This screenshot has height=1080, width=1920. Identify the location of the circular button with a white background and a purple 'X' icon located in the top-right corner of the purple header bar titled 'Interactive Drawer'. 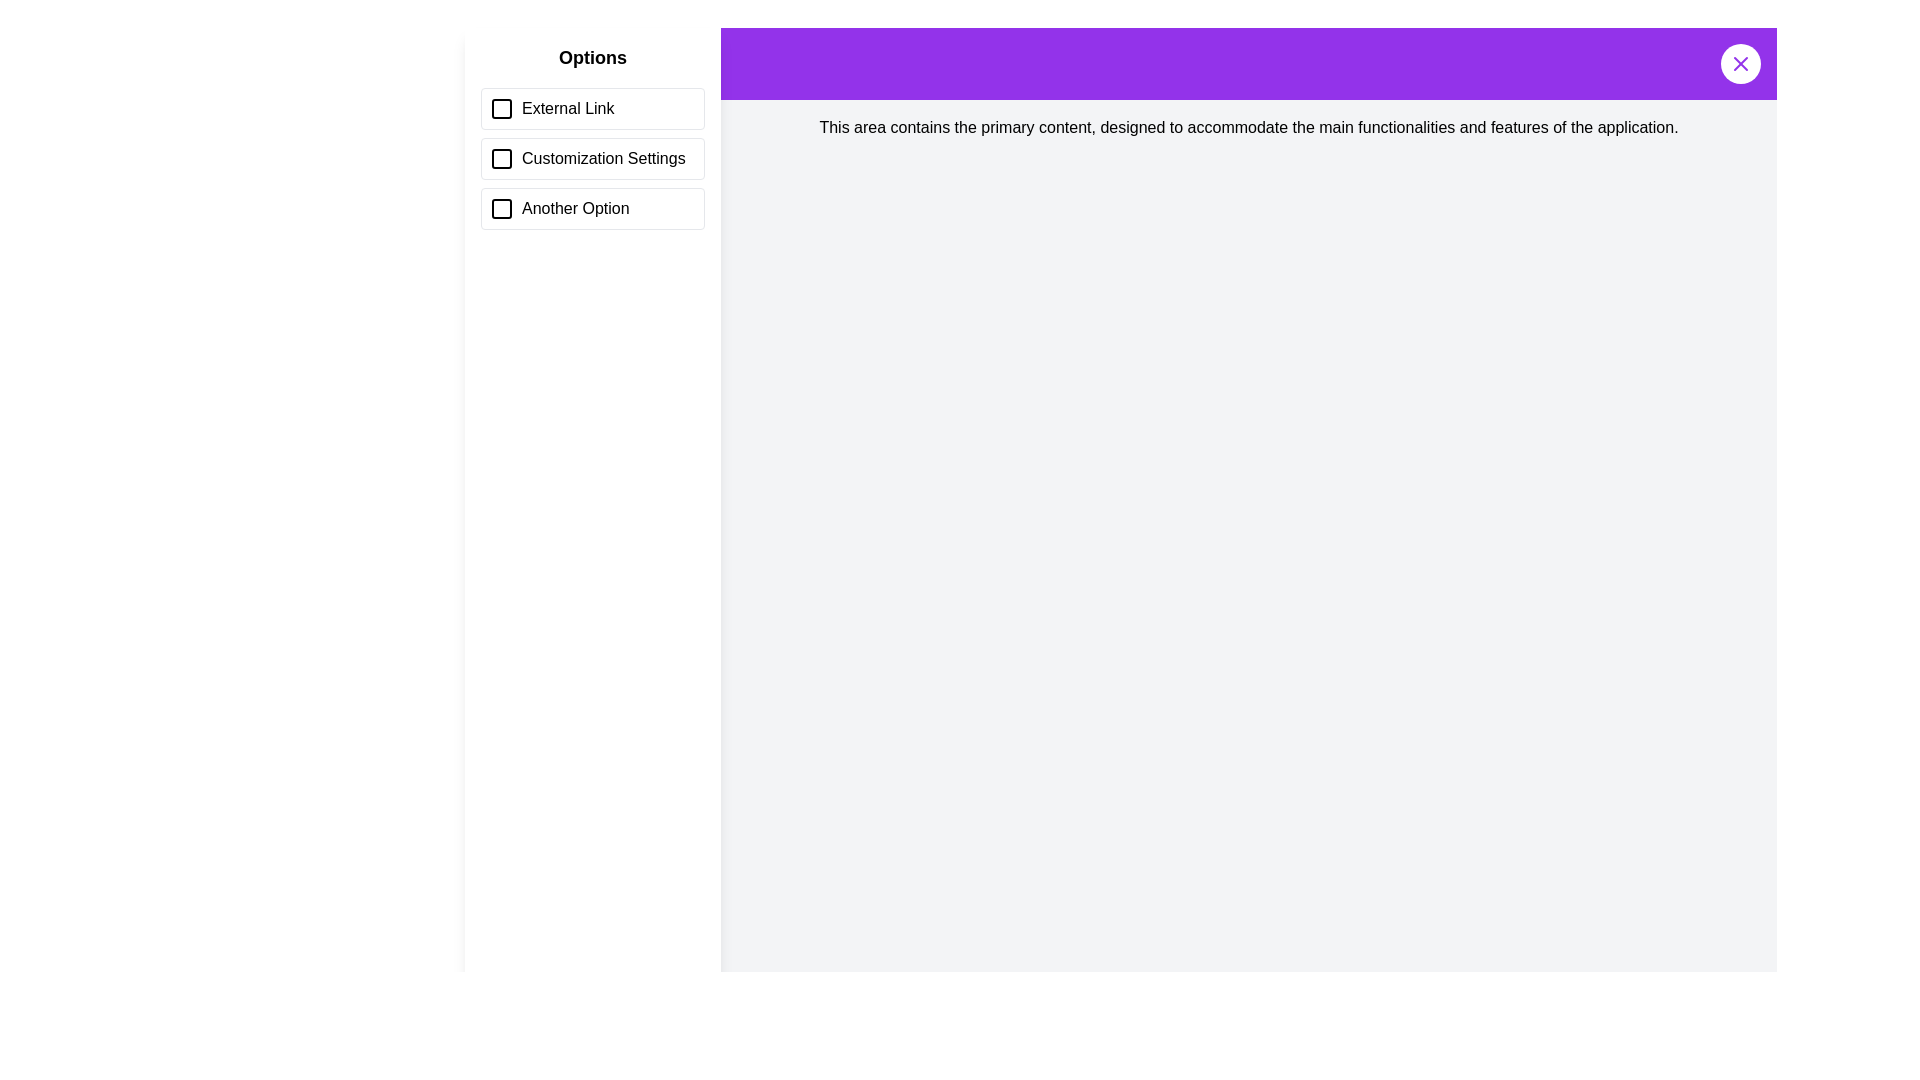
(1740, 63).